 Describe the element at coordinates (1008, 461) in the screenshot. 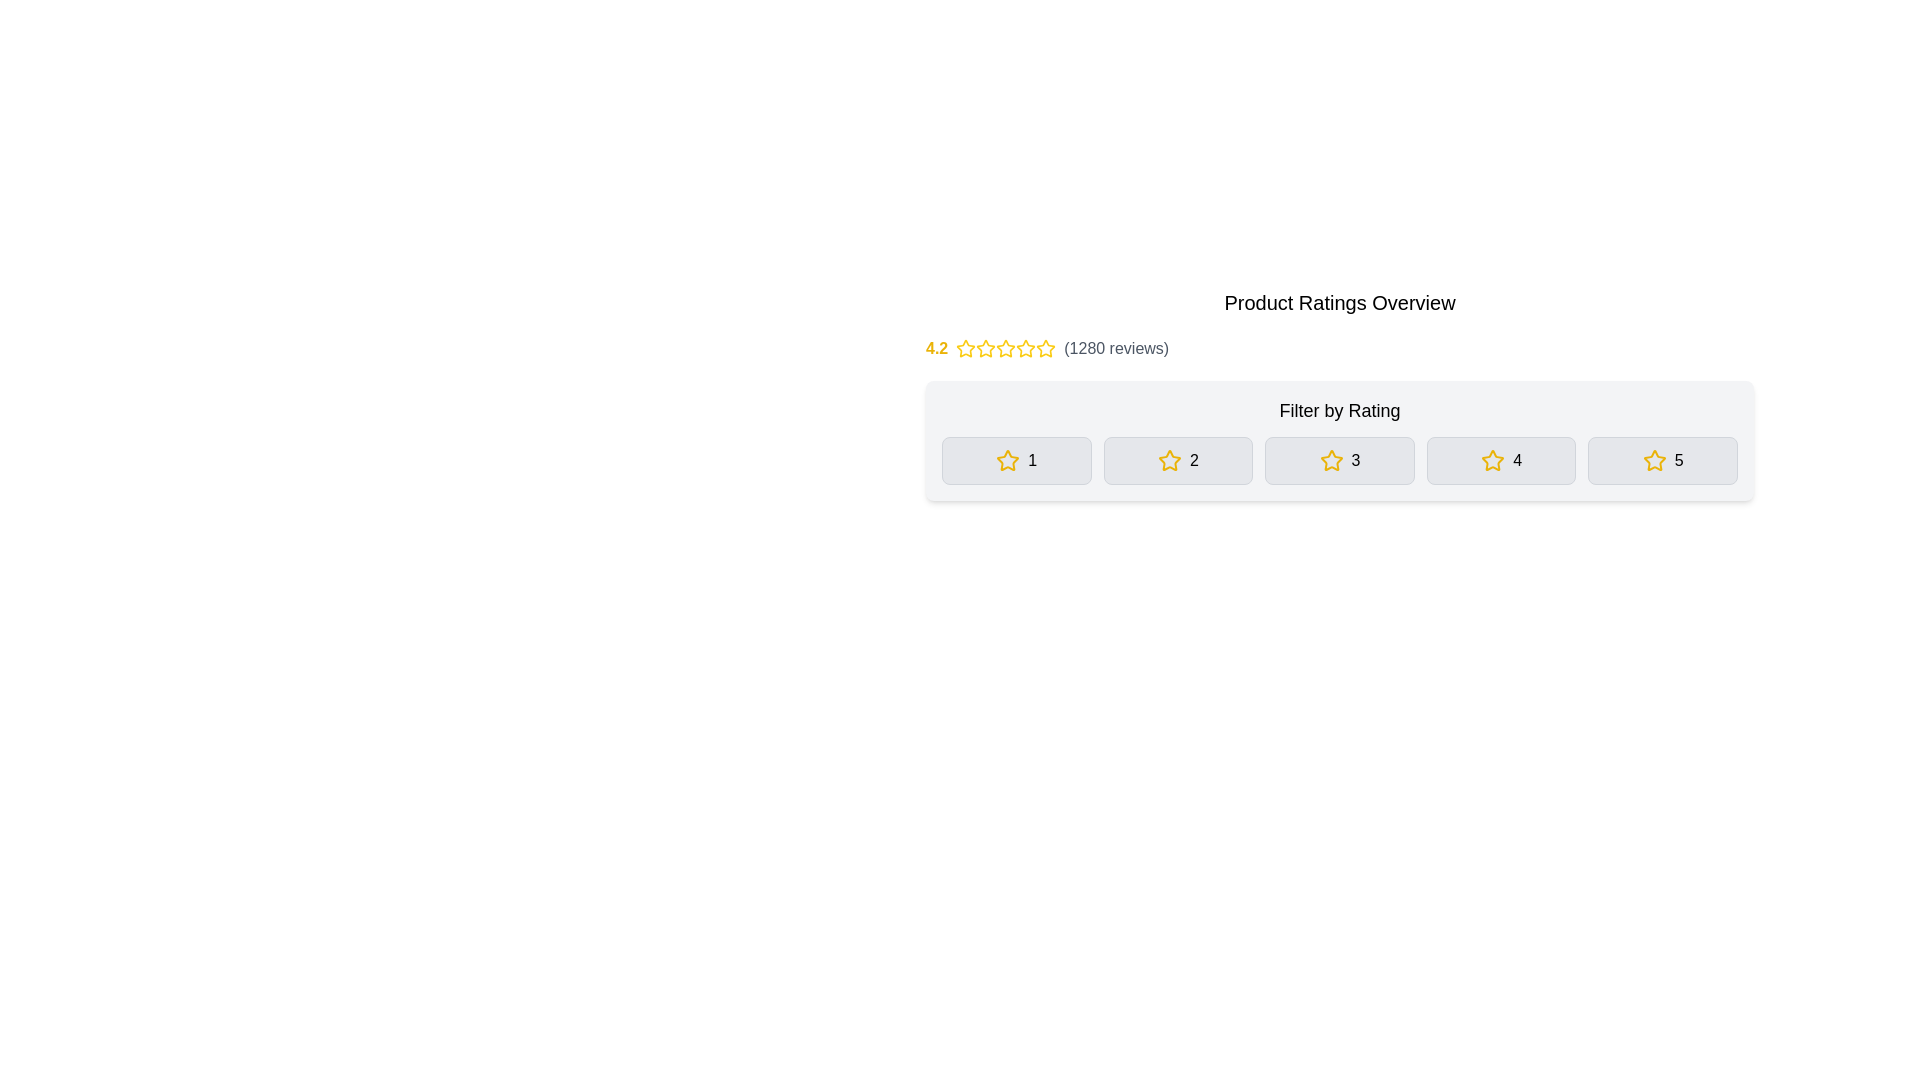

I see `the first star icon representing a rating level of '1', located next to the text '1' in the UI` at that location.